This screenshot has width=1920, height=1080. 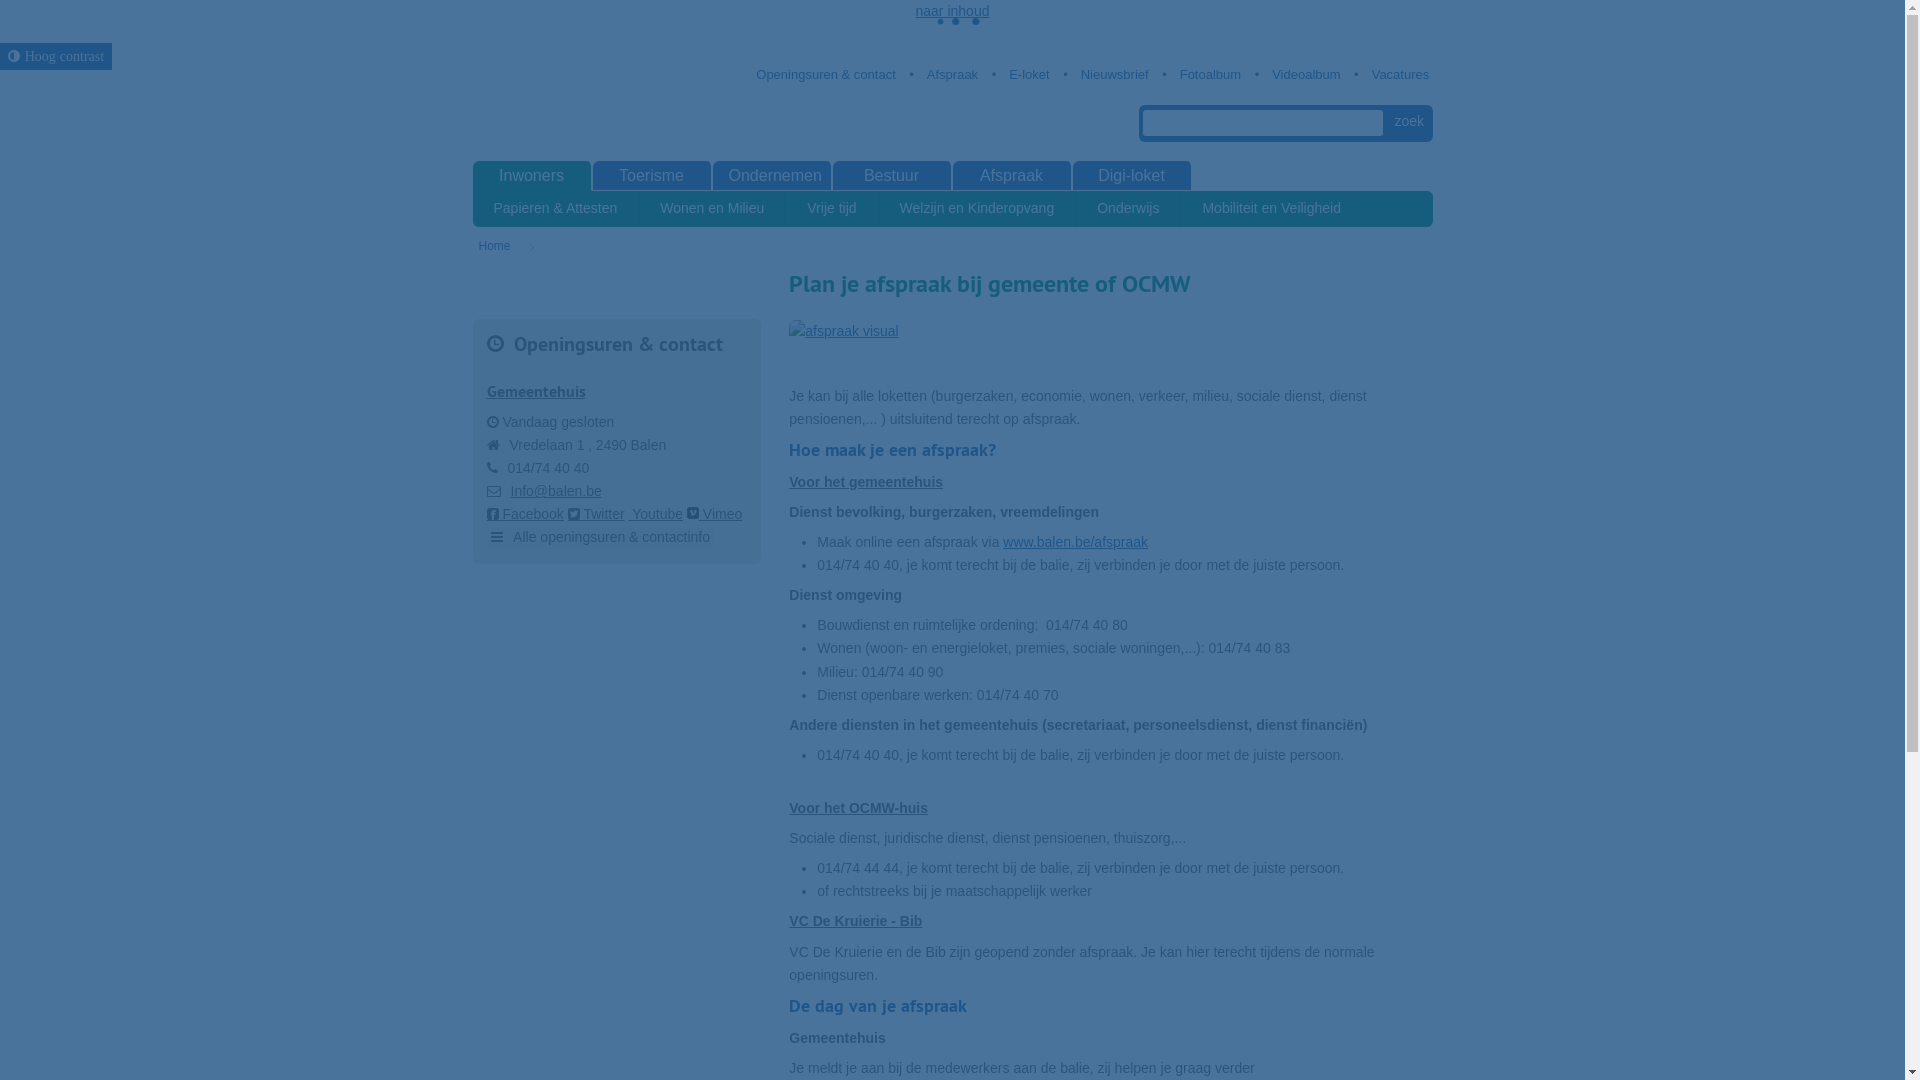 I want to click on 'Bestuur', so click(x=891, y=175).